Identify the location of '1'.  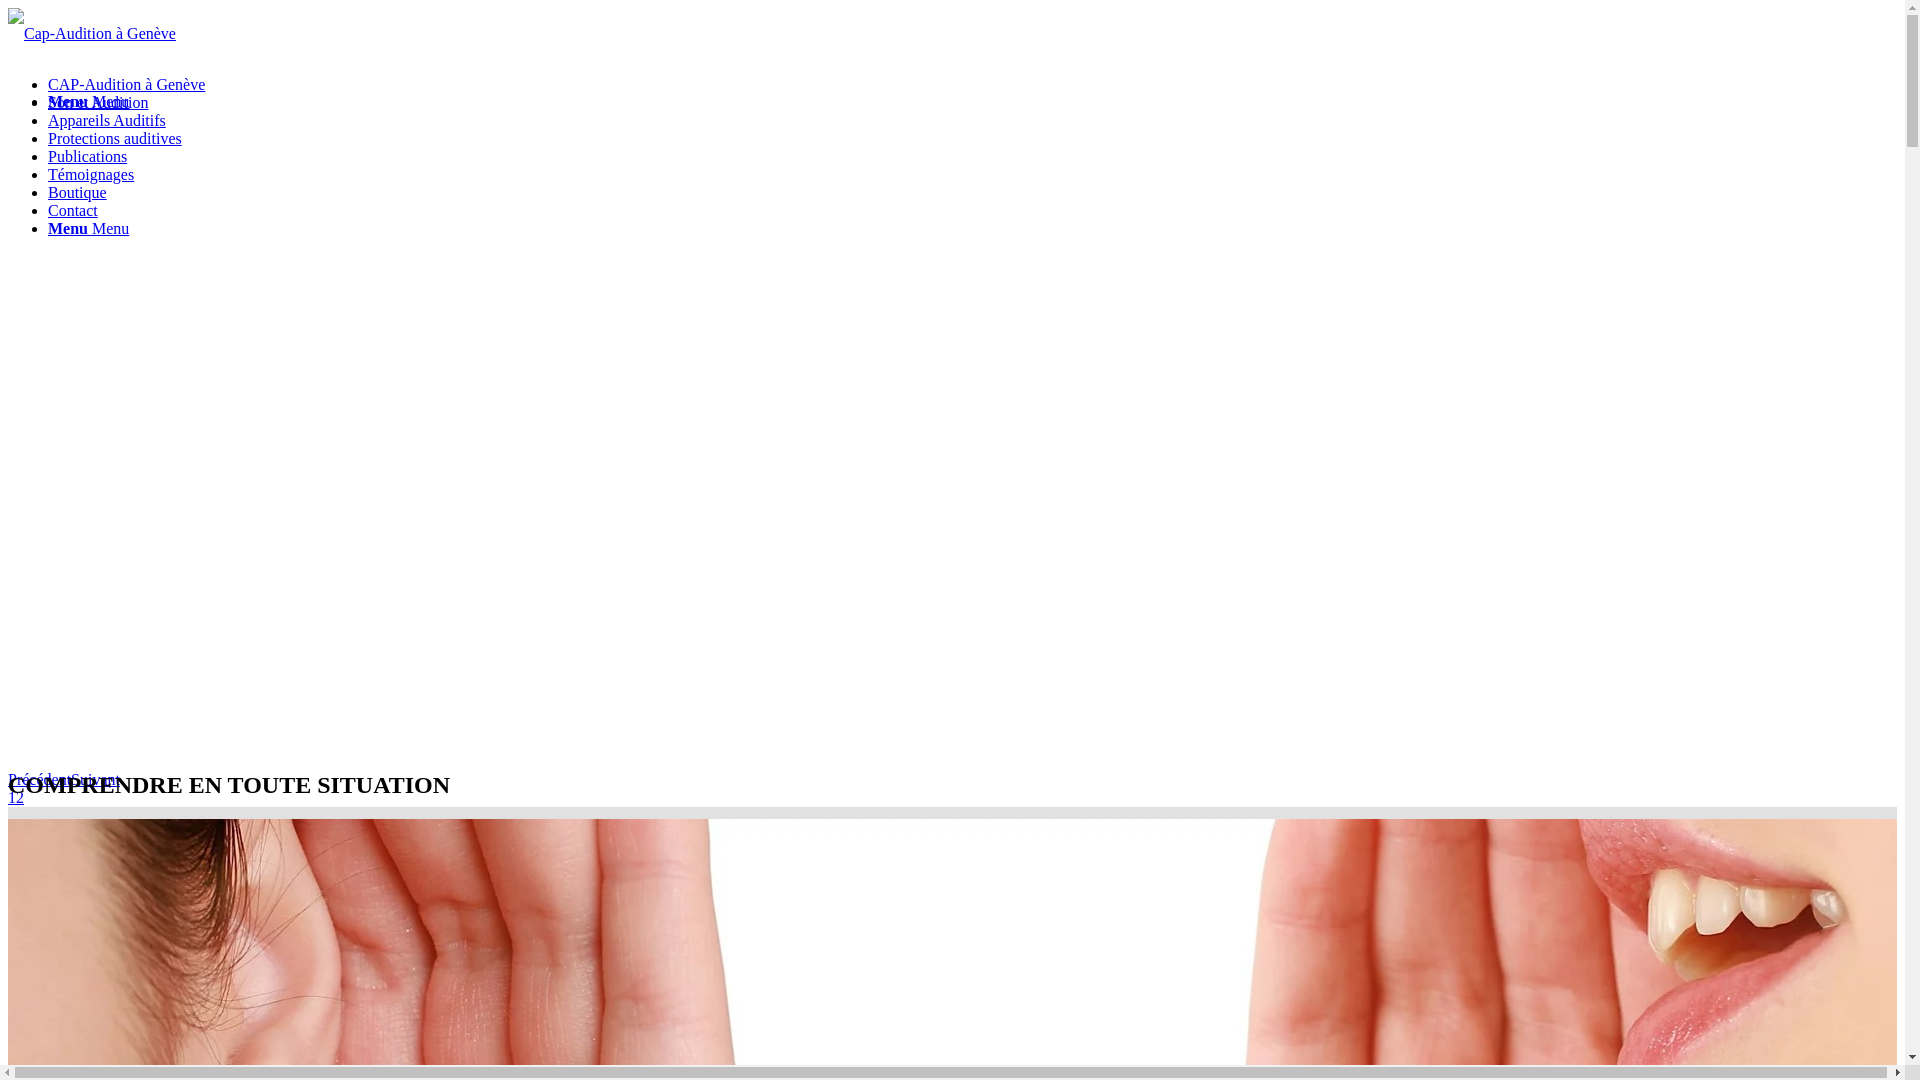
(12, 796).